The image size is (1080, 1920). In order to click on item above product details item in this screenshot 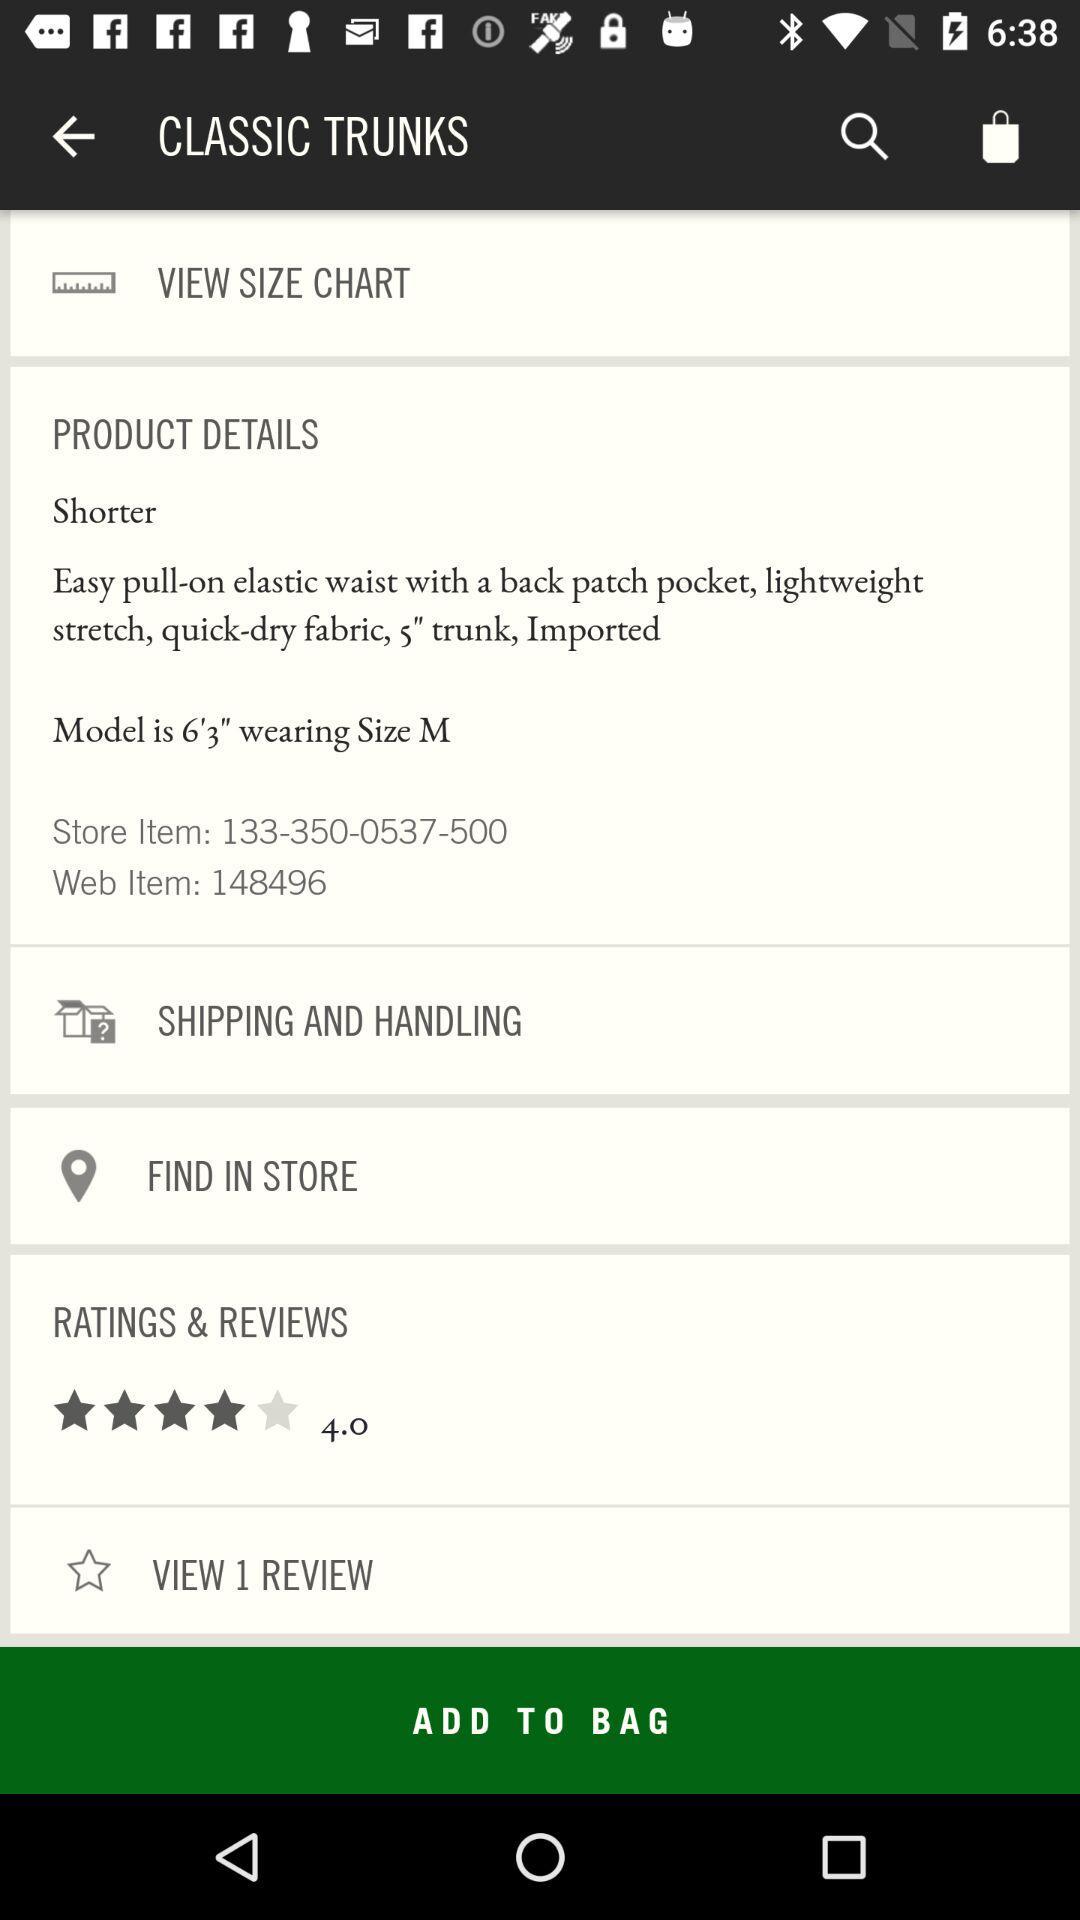, I will do `click(540, 282)`.